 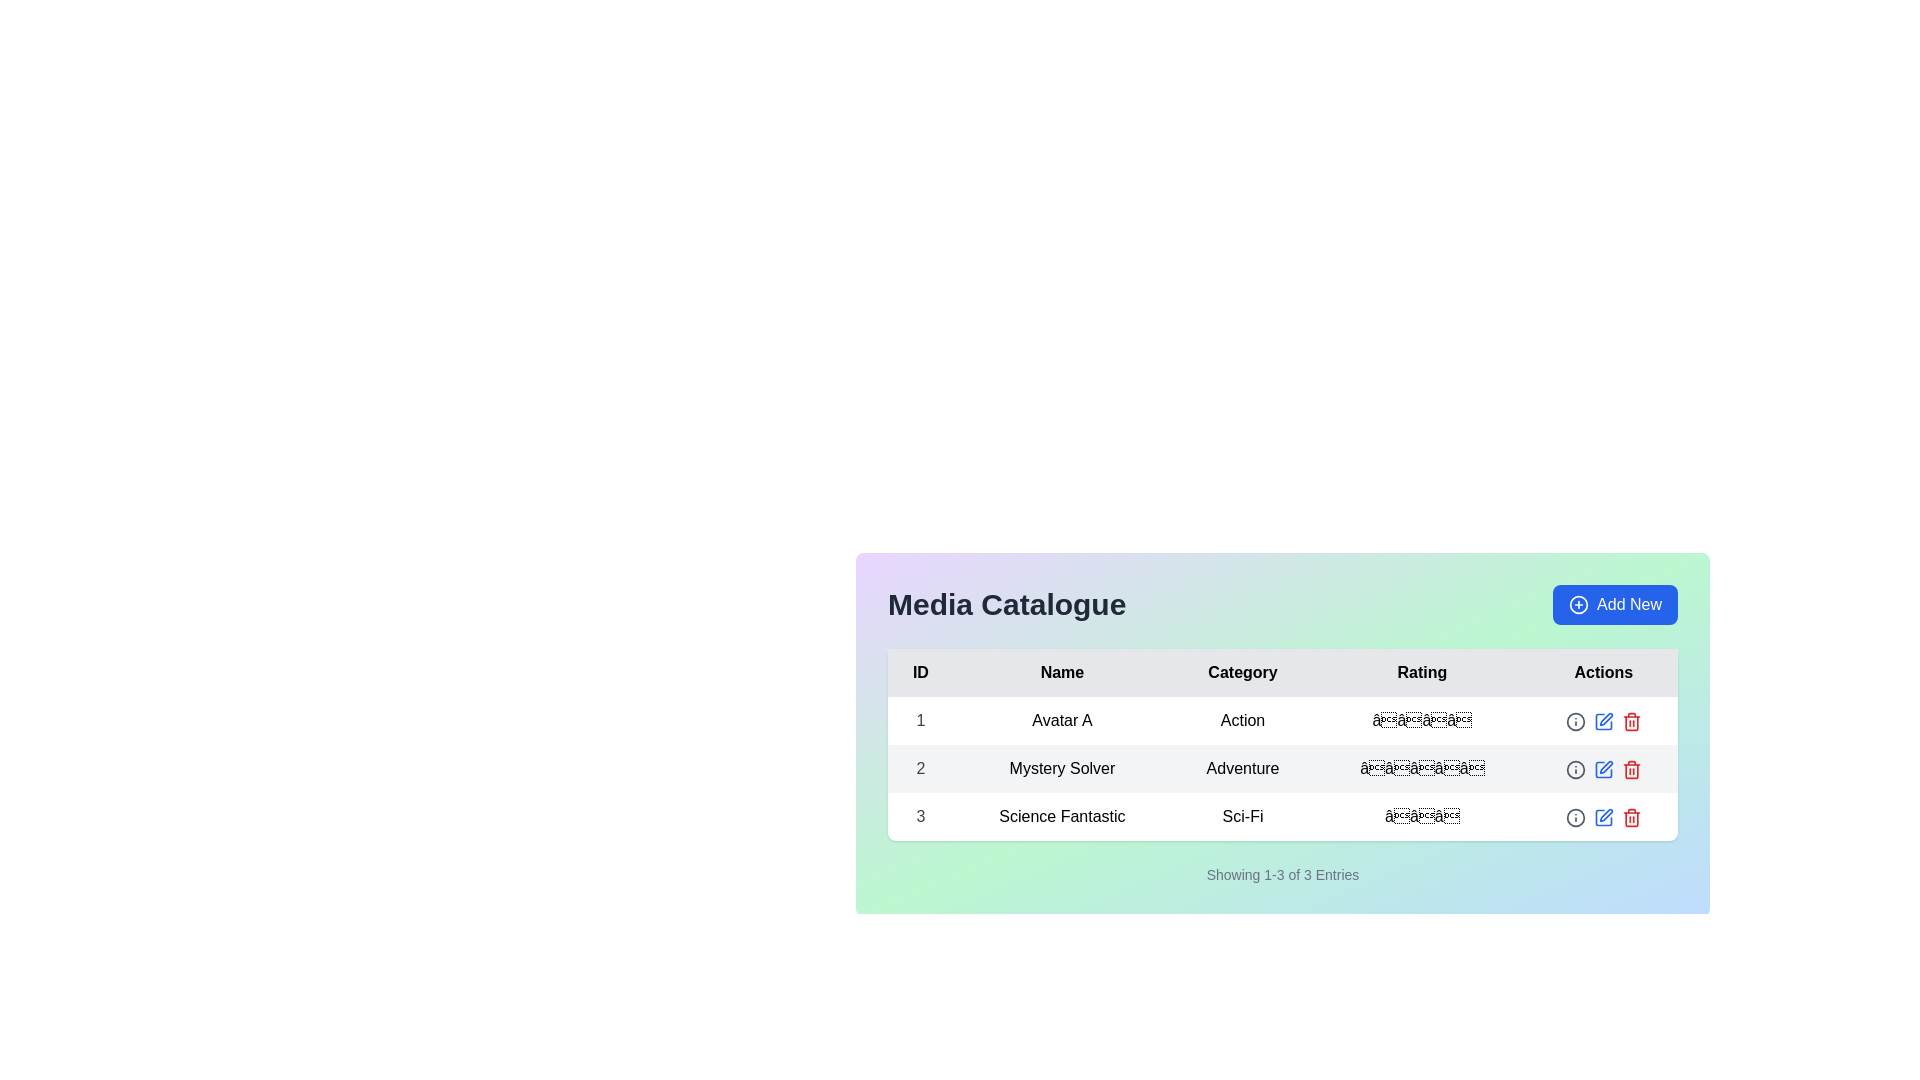 What do you see at coordinates (1574, 767) in the screenshot?
I see `the circular gray icon with a '!' symbol located in the 'Actions' column of the second row in the table` at bounding box center [1574, 767].